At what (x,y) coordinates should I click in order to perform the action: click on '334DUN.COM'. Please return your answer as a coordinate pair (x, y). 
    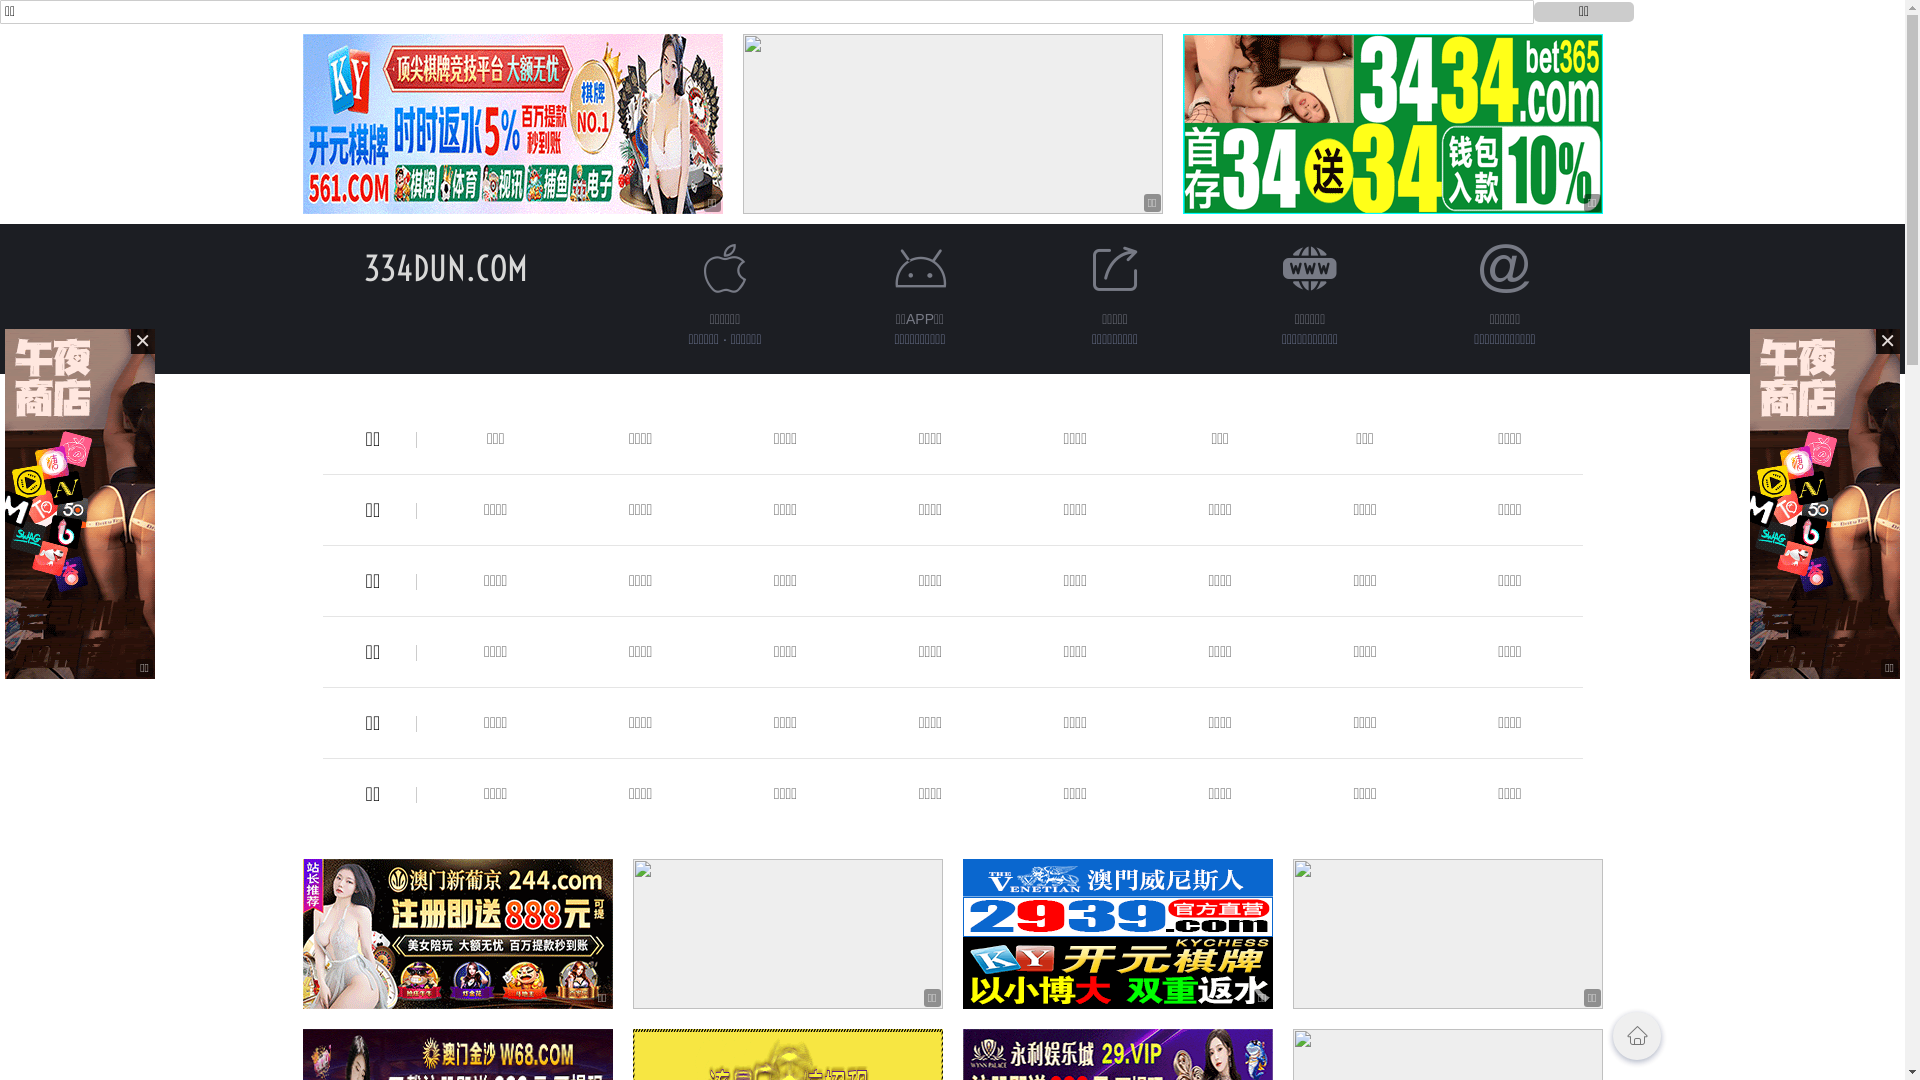
    Looking at the image, I should click on (364, 267).